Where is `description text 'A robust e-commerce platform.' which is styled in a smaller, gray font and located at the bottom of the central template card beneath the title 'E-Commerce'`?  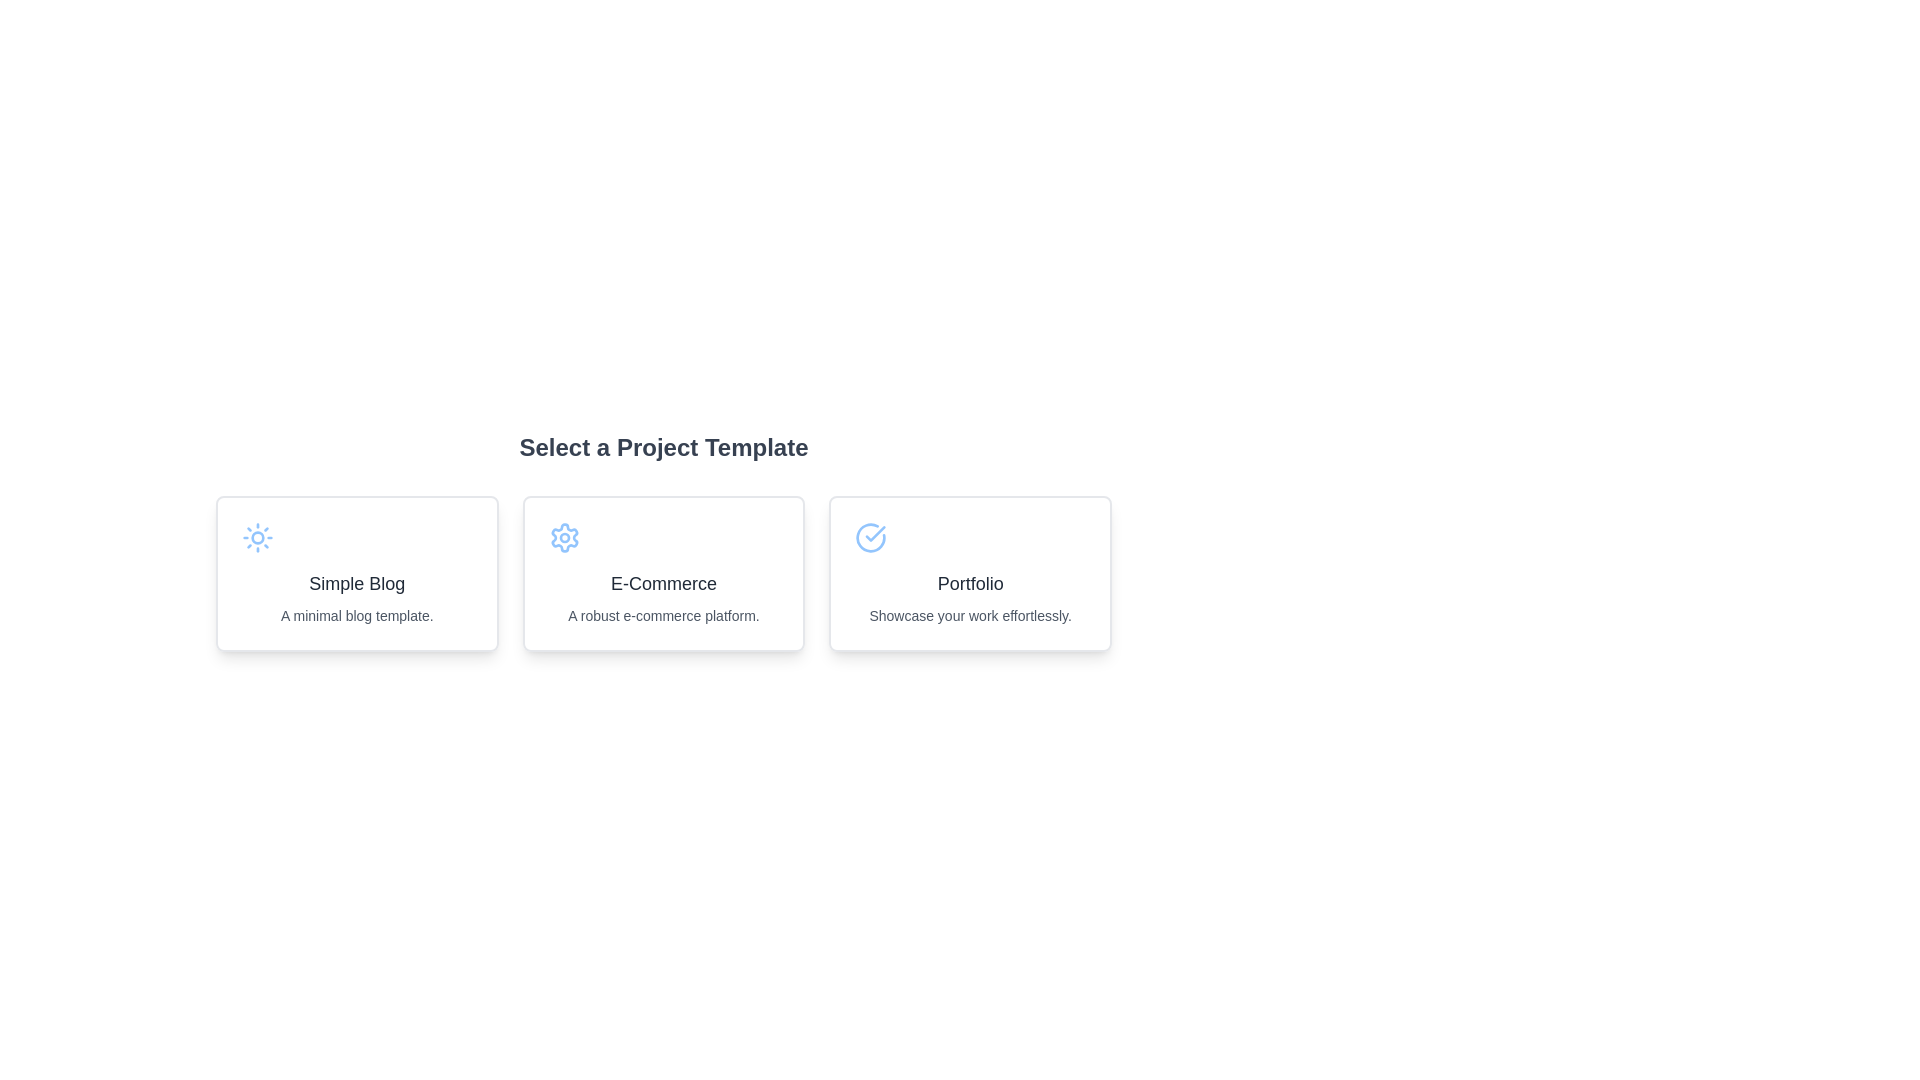
description text 'A robust e-commerce platform.' which is styled in a smaller, gray font and located at the bottom of the central template card beneath the title 'E-Commerce' is located at coordinates (663, 615).